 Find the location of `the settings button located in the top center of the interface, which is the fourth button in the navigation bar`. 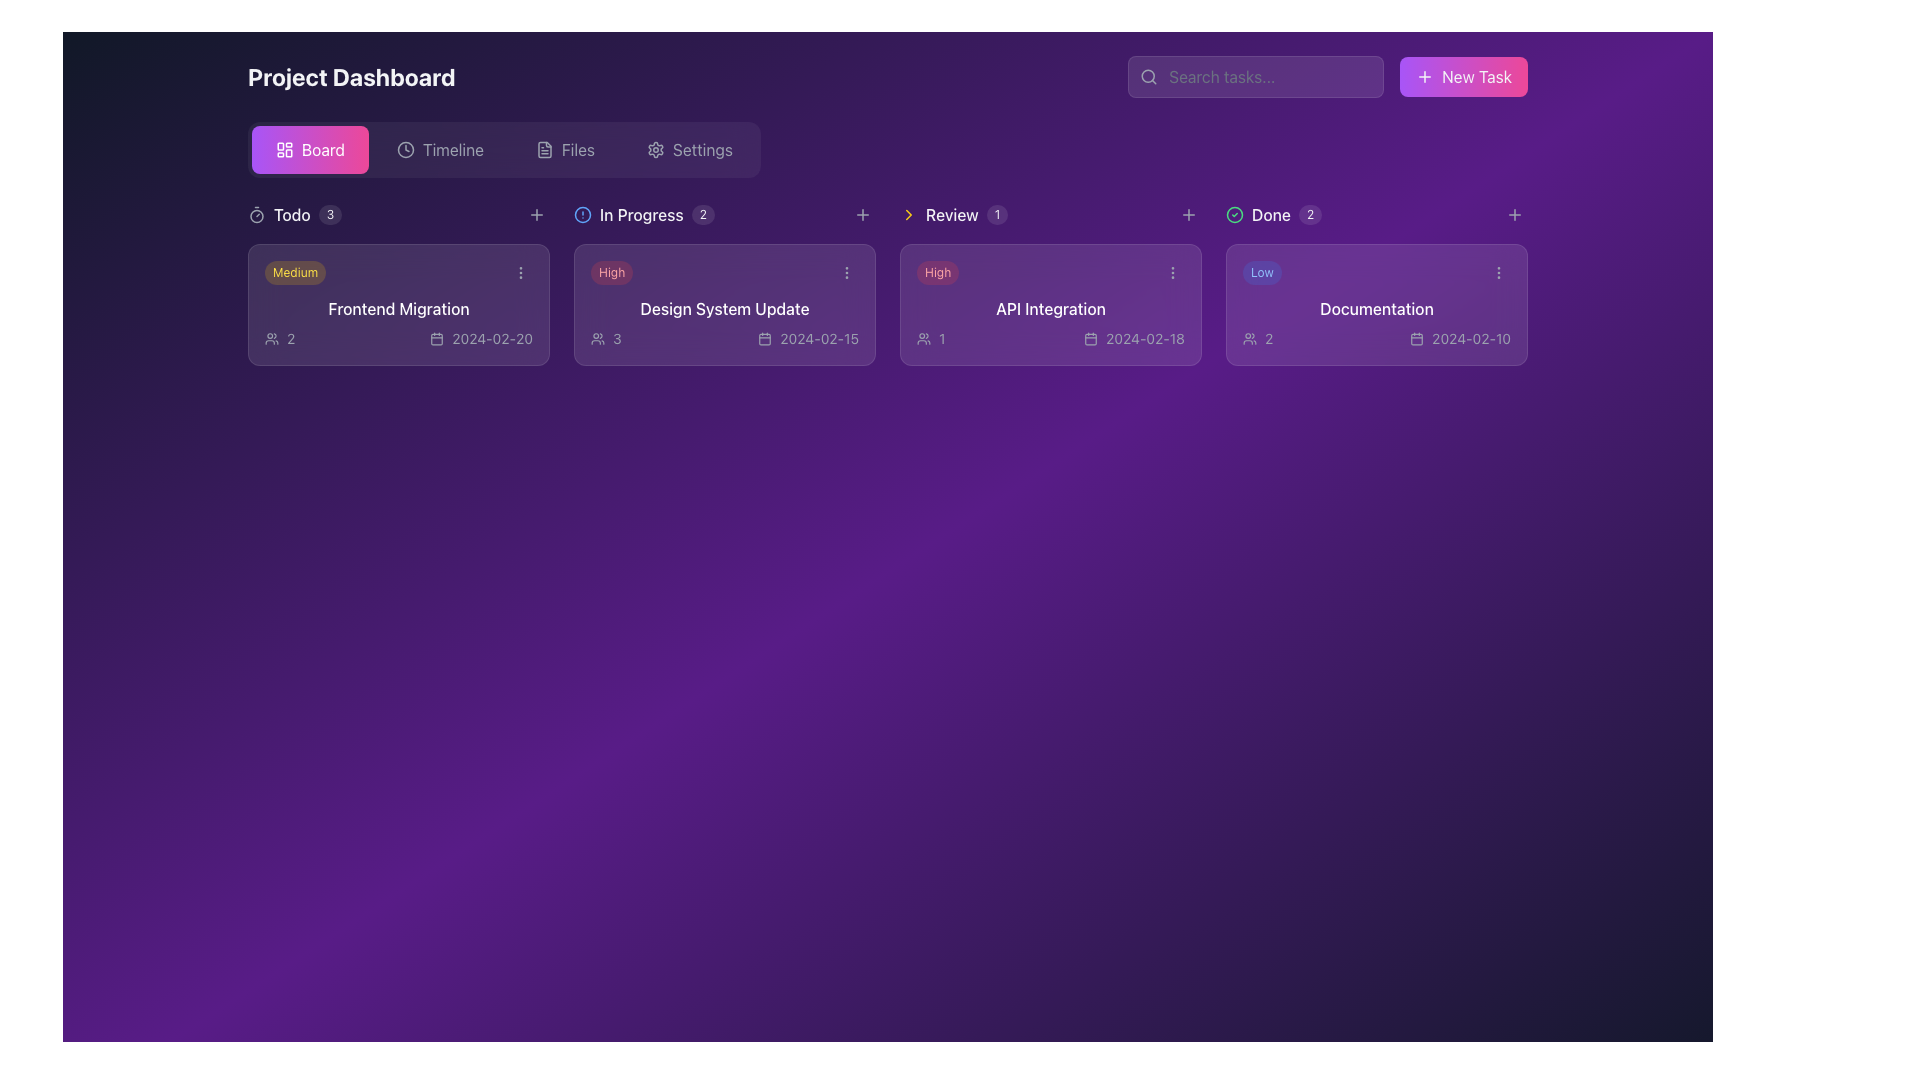

the settings button located in the top center of the interface, which is the fourth button in the navigation bar is located at coordinates (689, 149).